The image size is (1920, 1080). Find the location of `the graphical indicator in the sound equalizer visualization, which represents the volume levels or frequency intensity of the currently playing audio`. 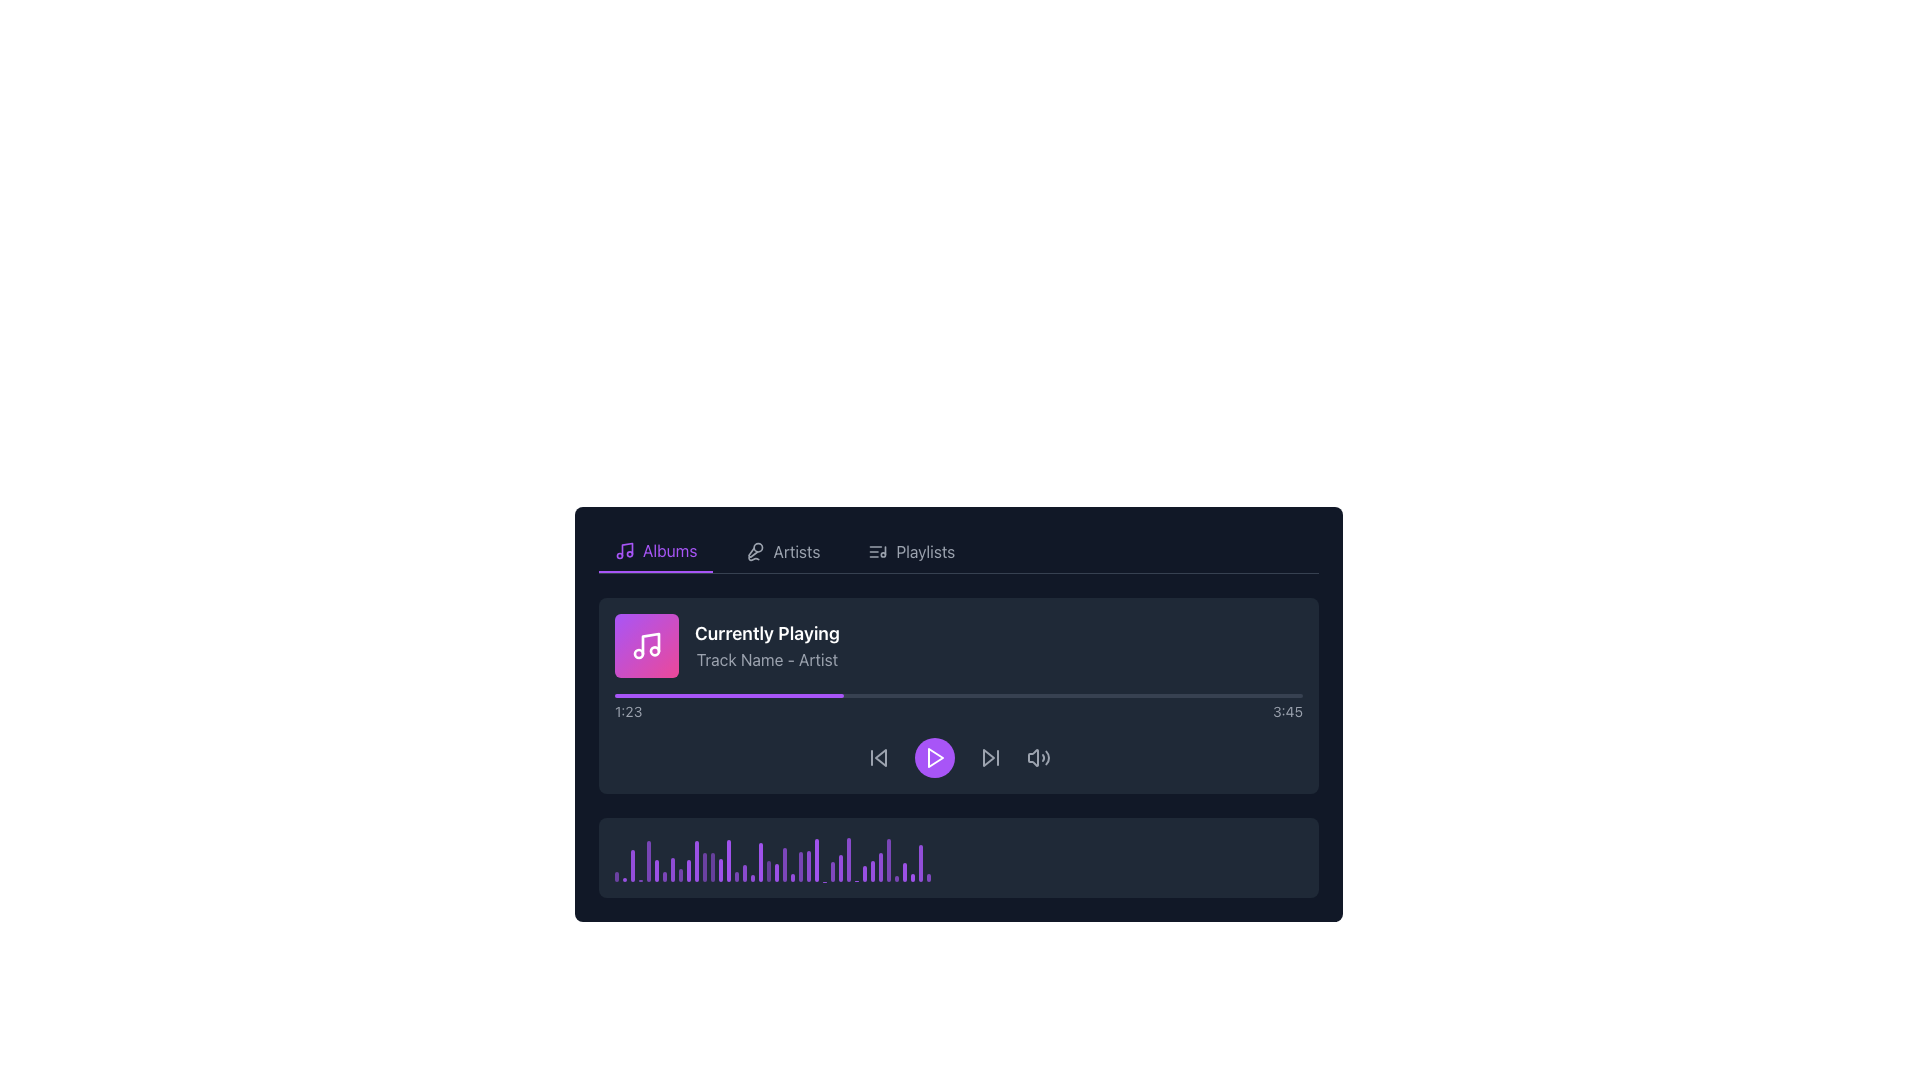

the graphical indicator in the sound equalizer visualization, which represents the volume levels or frequency intensity of the currently playing audio is located at coordinates (849, 859).